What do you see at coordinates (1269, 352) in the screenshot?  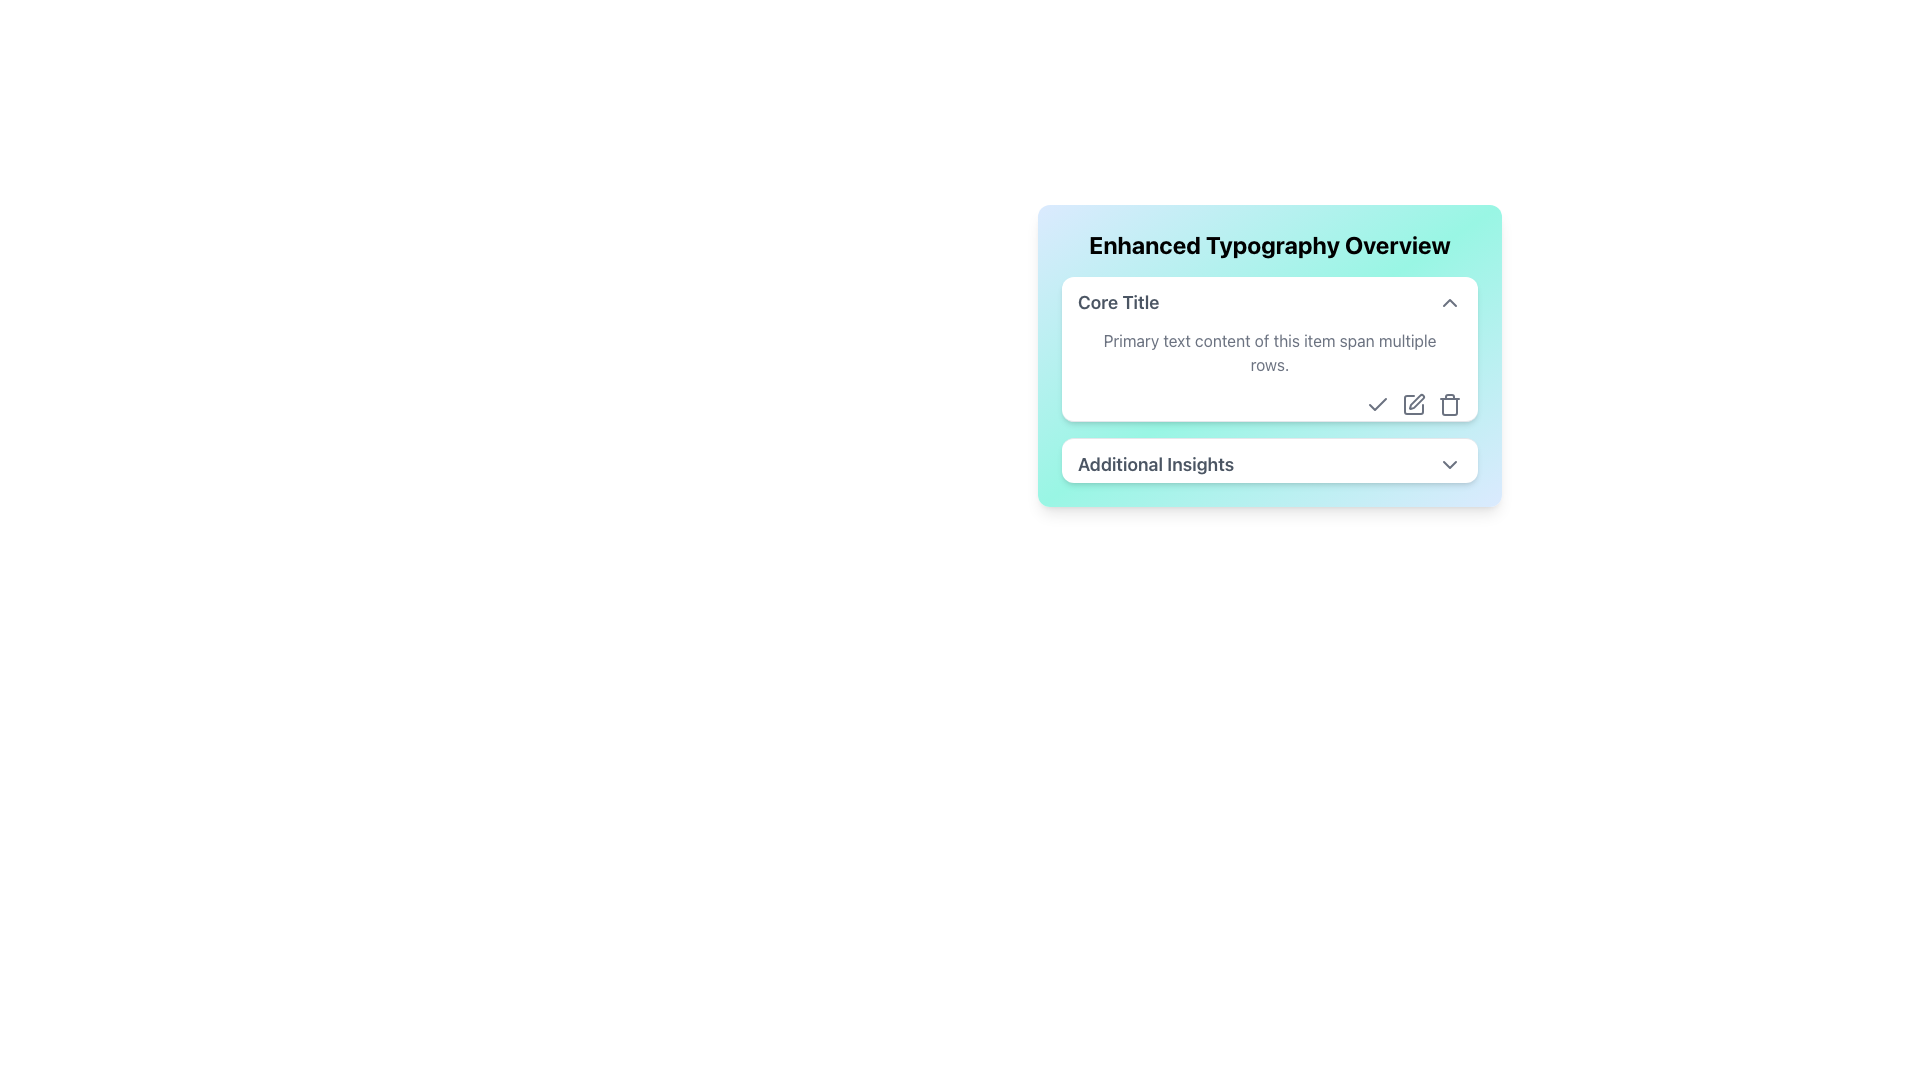 I see `multiline text content displayed in the Text Block styled with a medium-sized serif font located beneath the 'Core Title' header in the 'Enhanced Typography Overview' module` at bounding box center [1269, 352].